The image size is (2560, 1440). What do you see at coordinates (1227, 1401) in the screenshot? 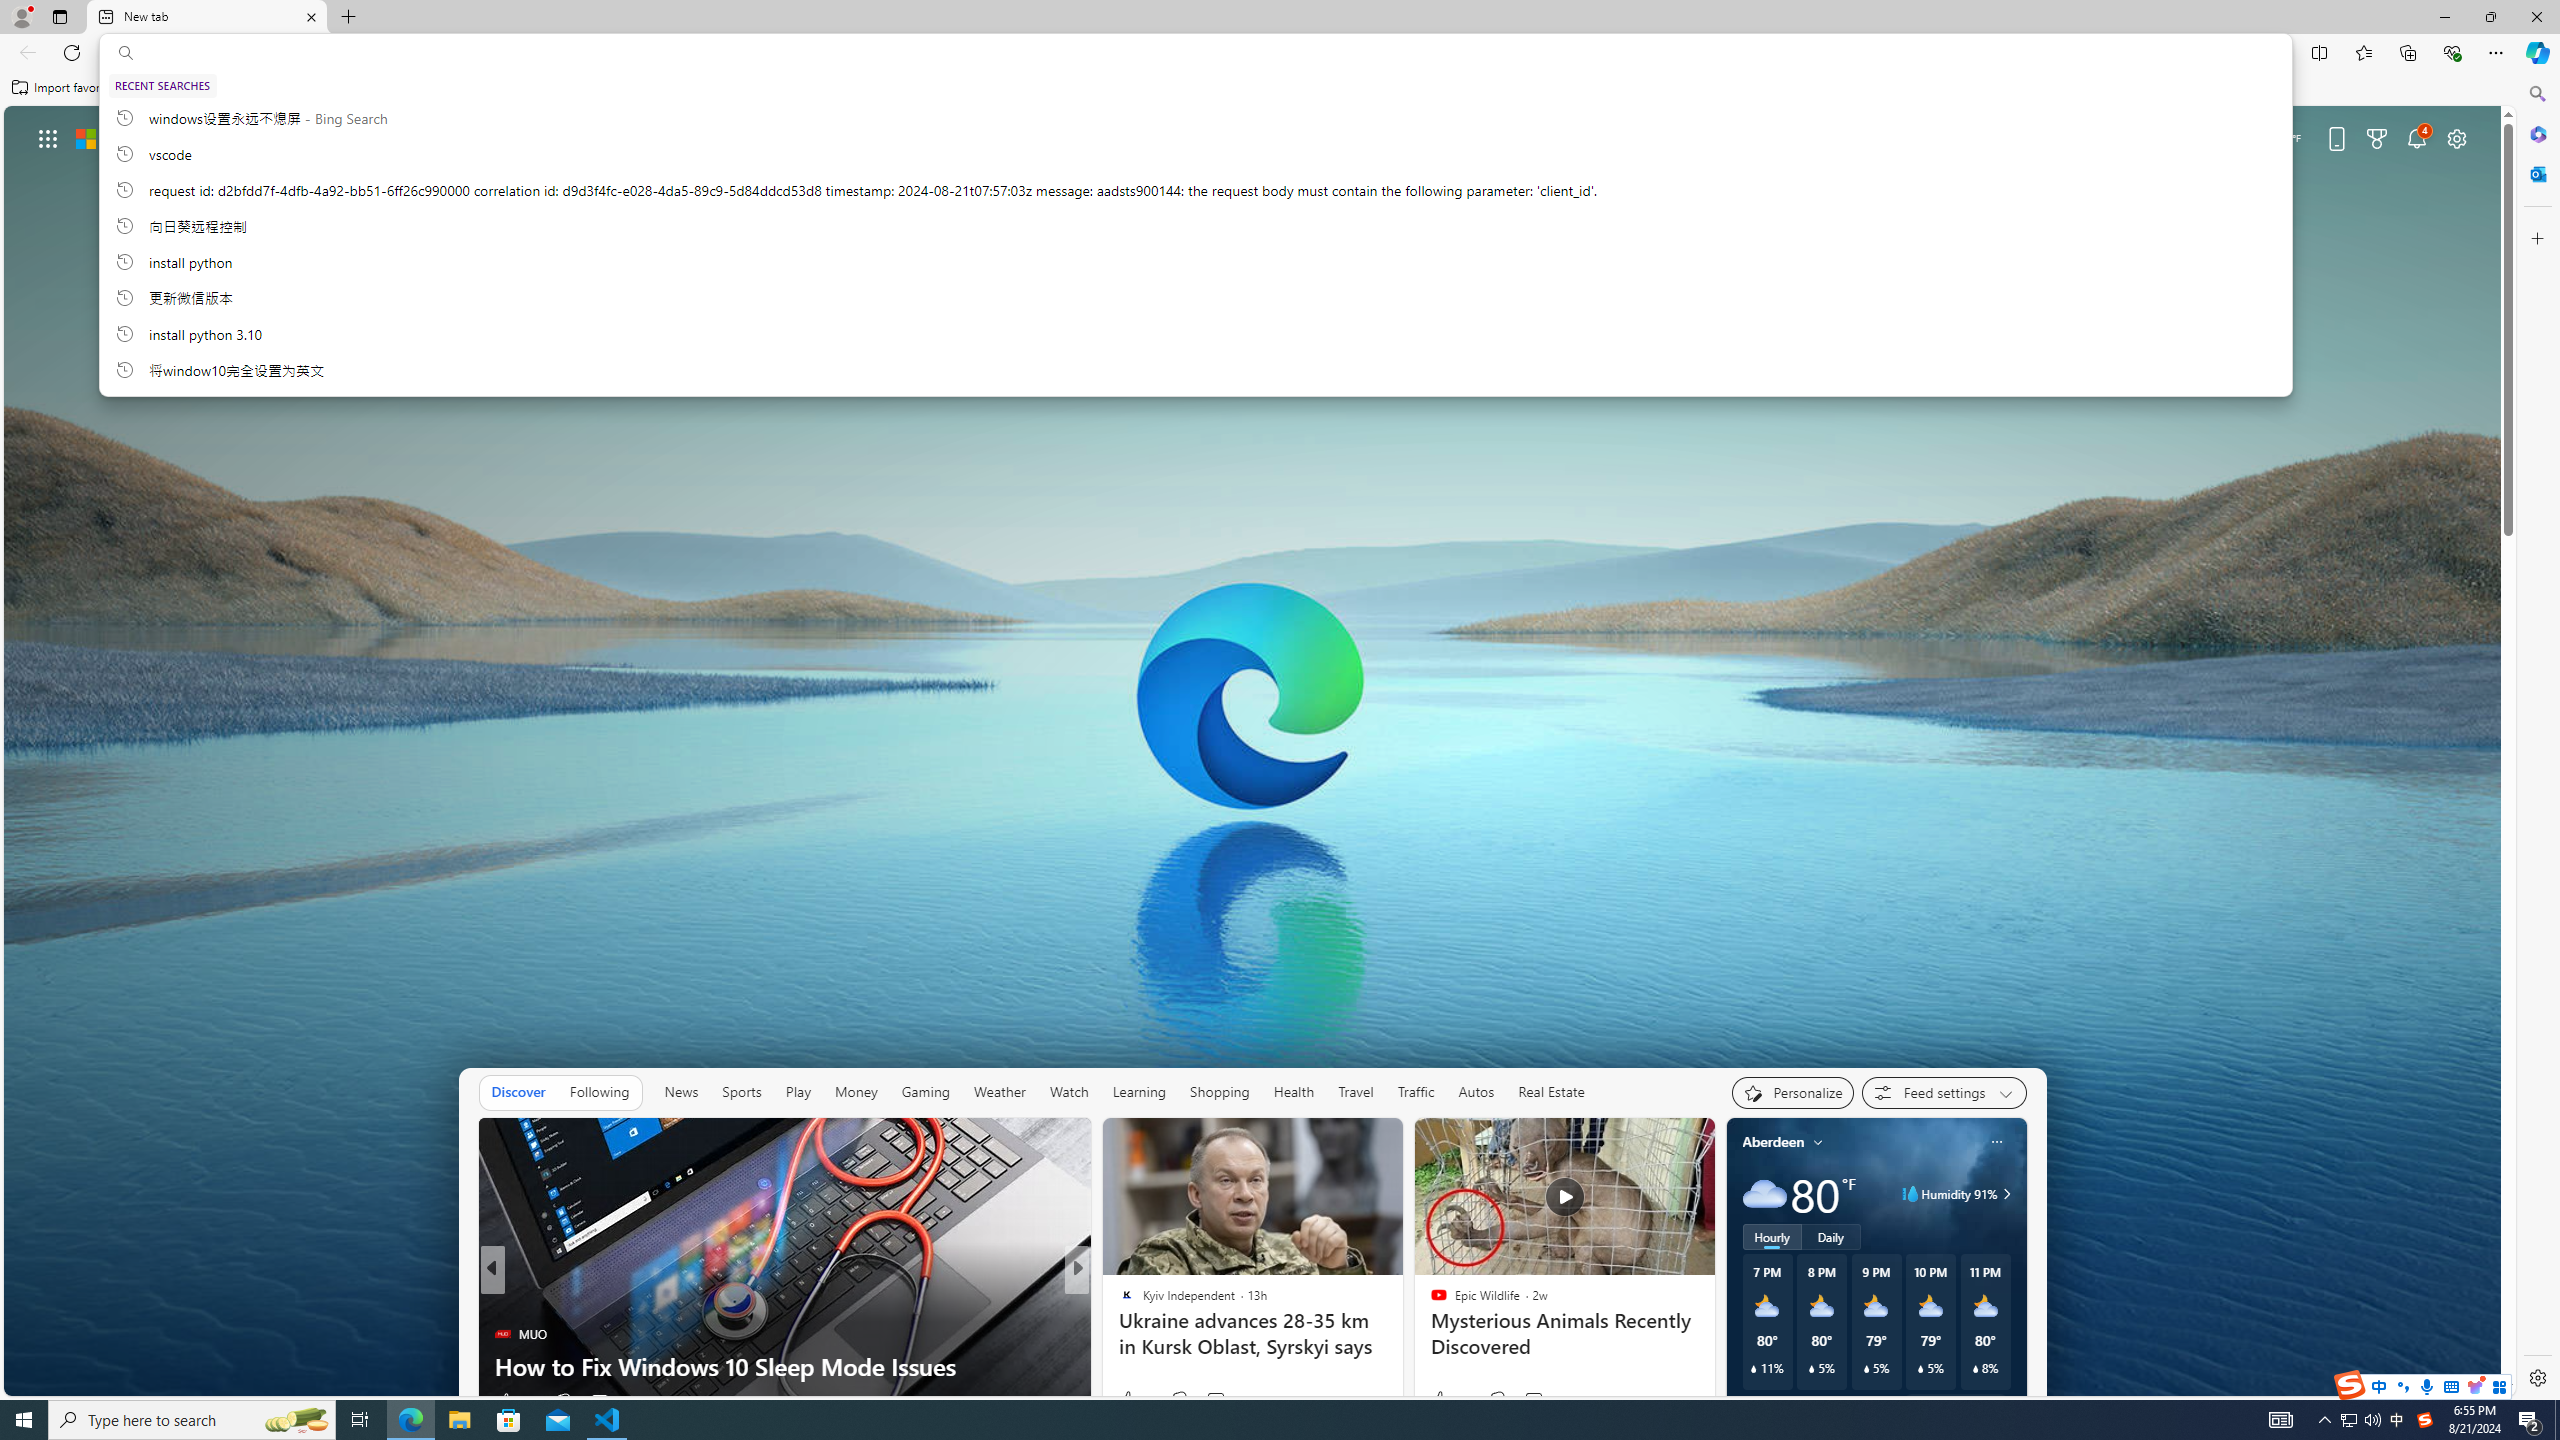
I see `'View comments 141 Comment'` at bounding box center [1227, 1401].